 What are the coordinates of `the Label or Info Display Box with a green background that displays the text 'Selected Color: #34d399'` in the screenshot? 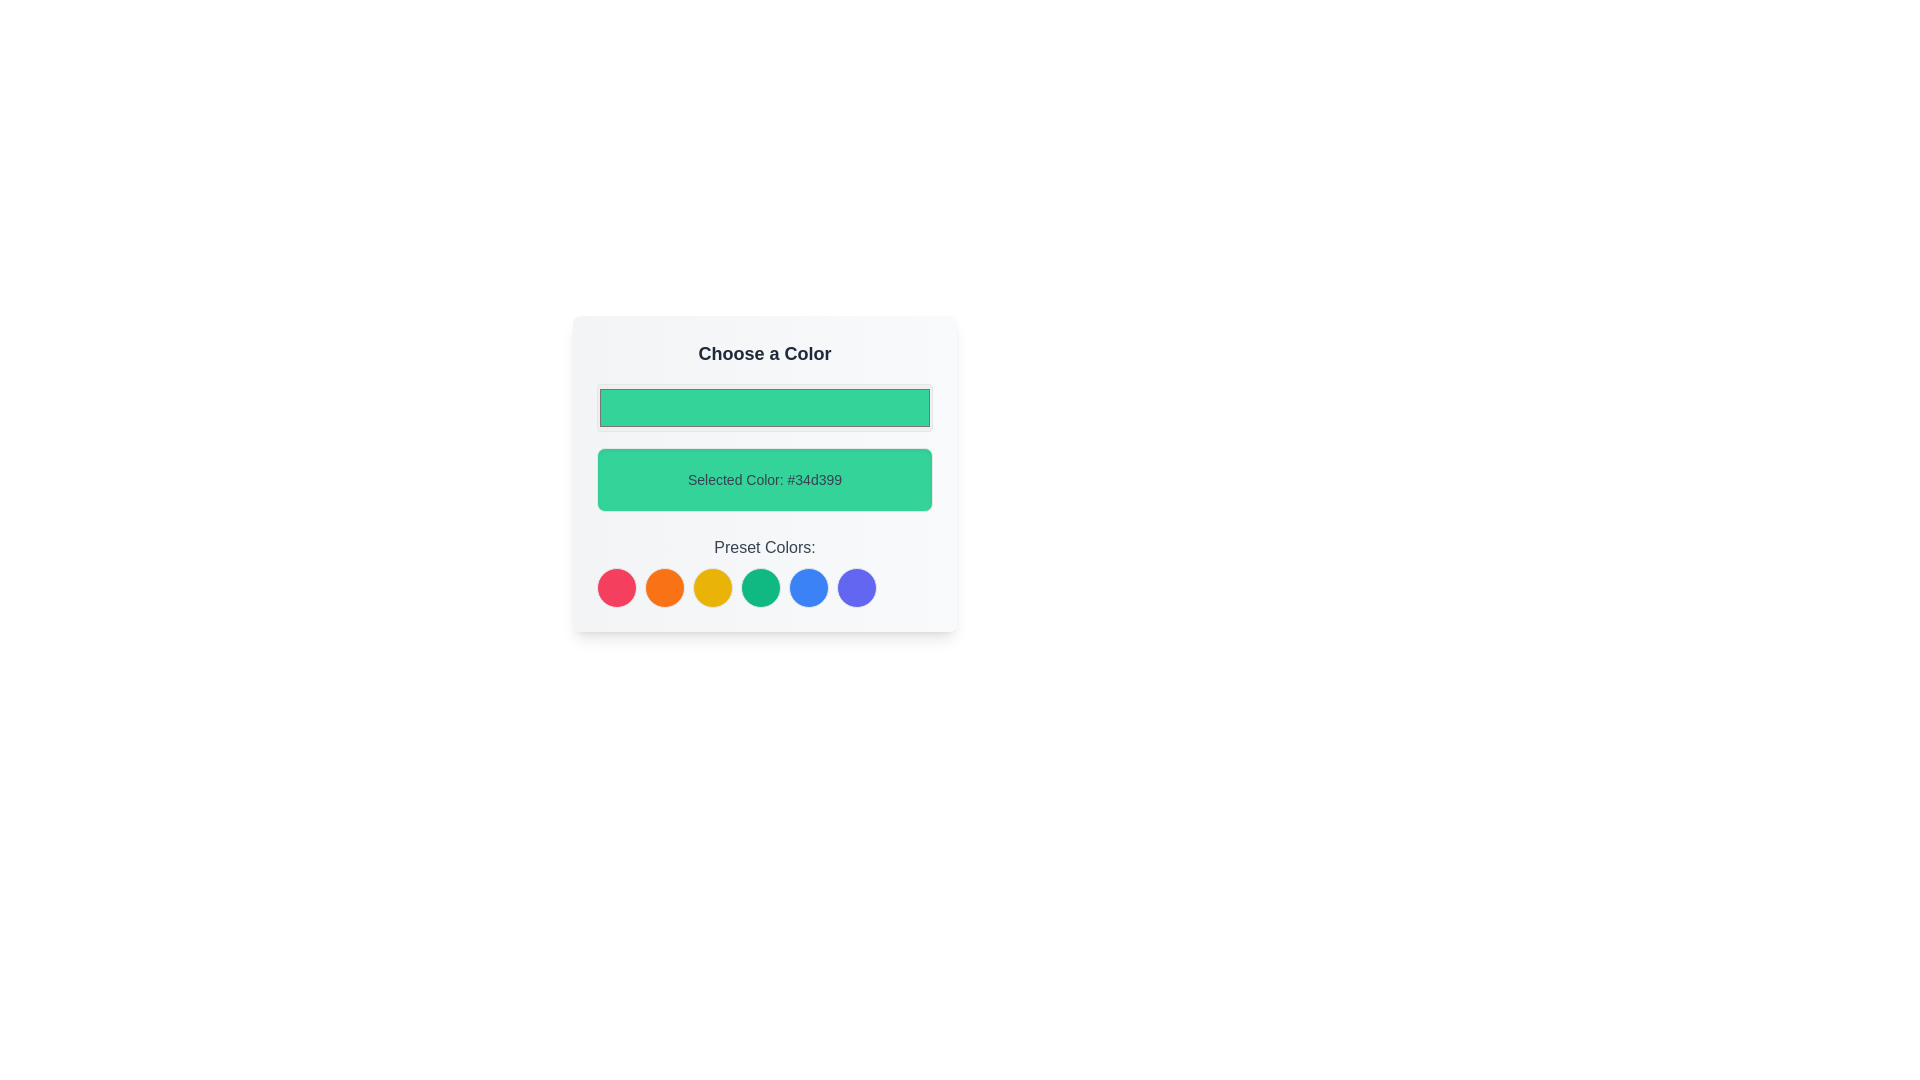 It's located at (763, 474).